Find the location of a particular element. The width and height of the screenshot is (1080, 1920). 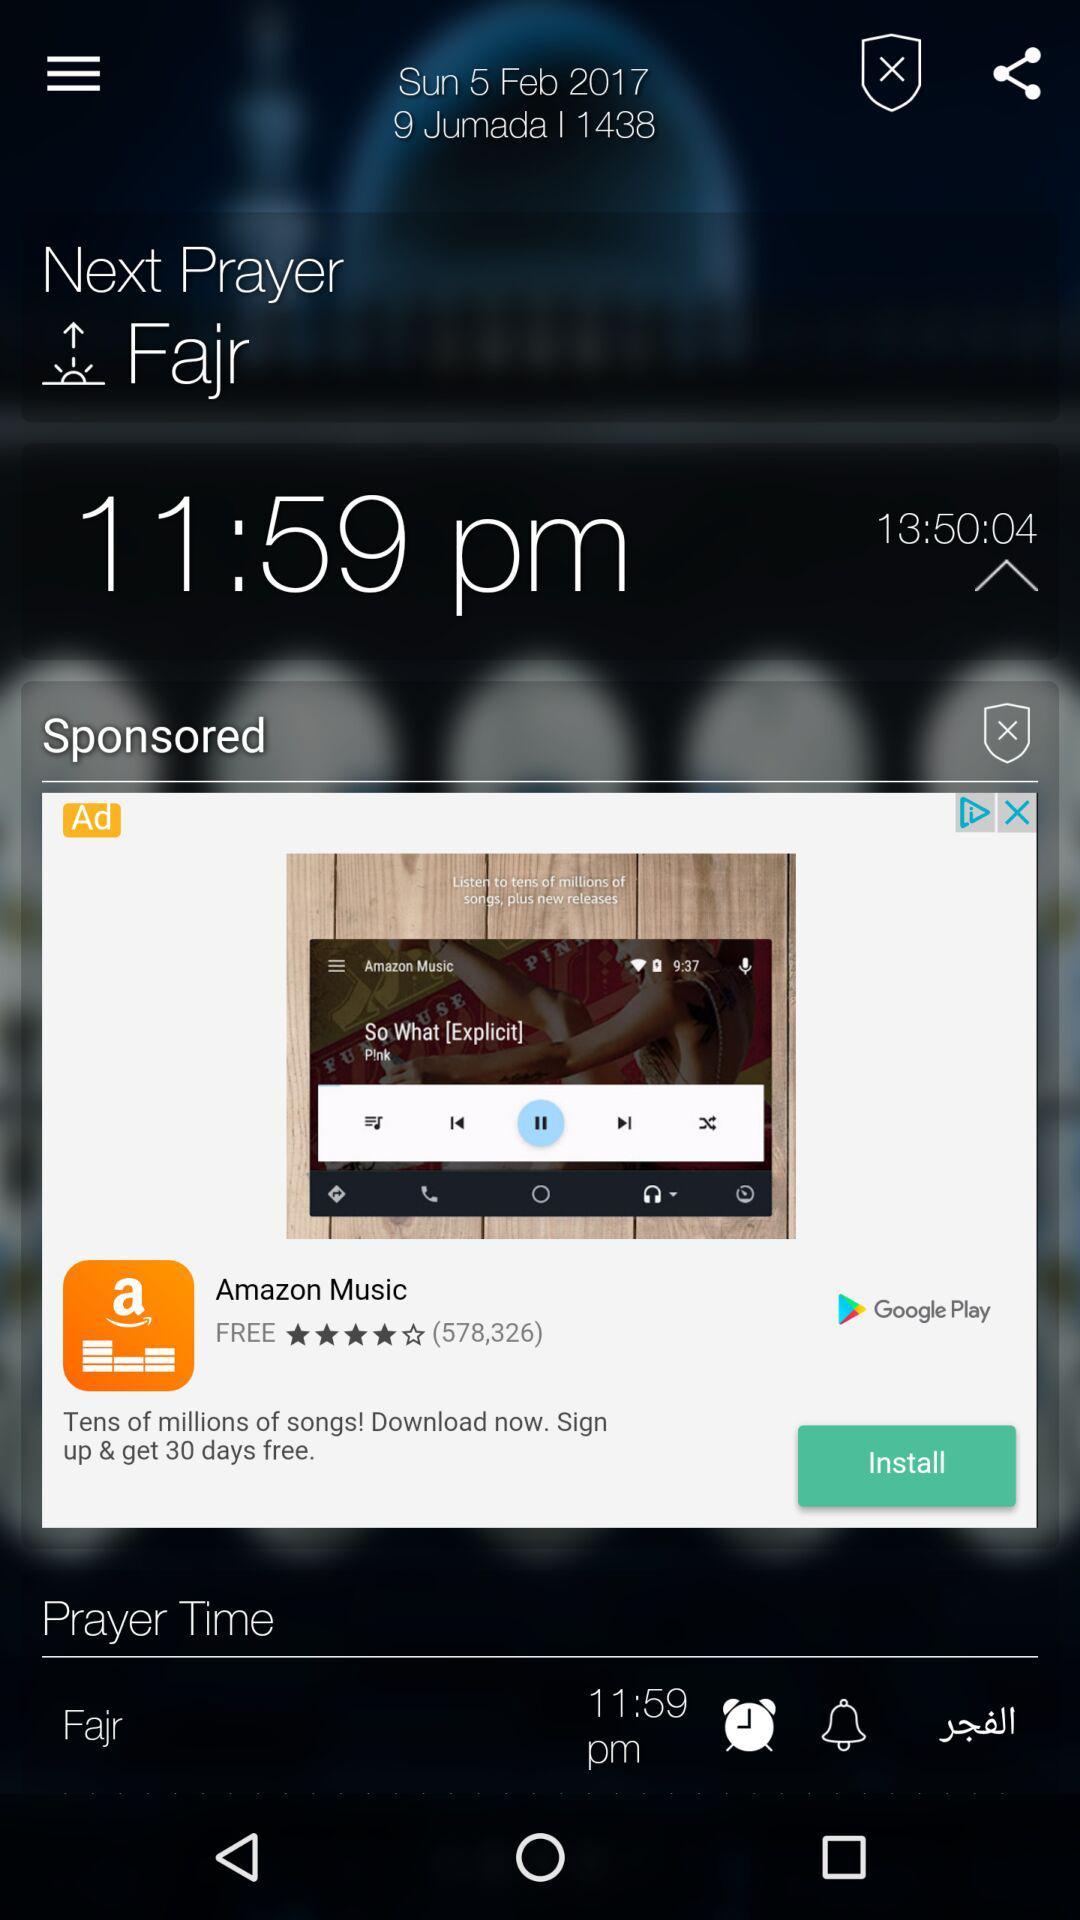

the icon below 11:59 pm item is located at coordinates (487, 732).